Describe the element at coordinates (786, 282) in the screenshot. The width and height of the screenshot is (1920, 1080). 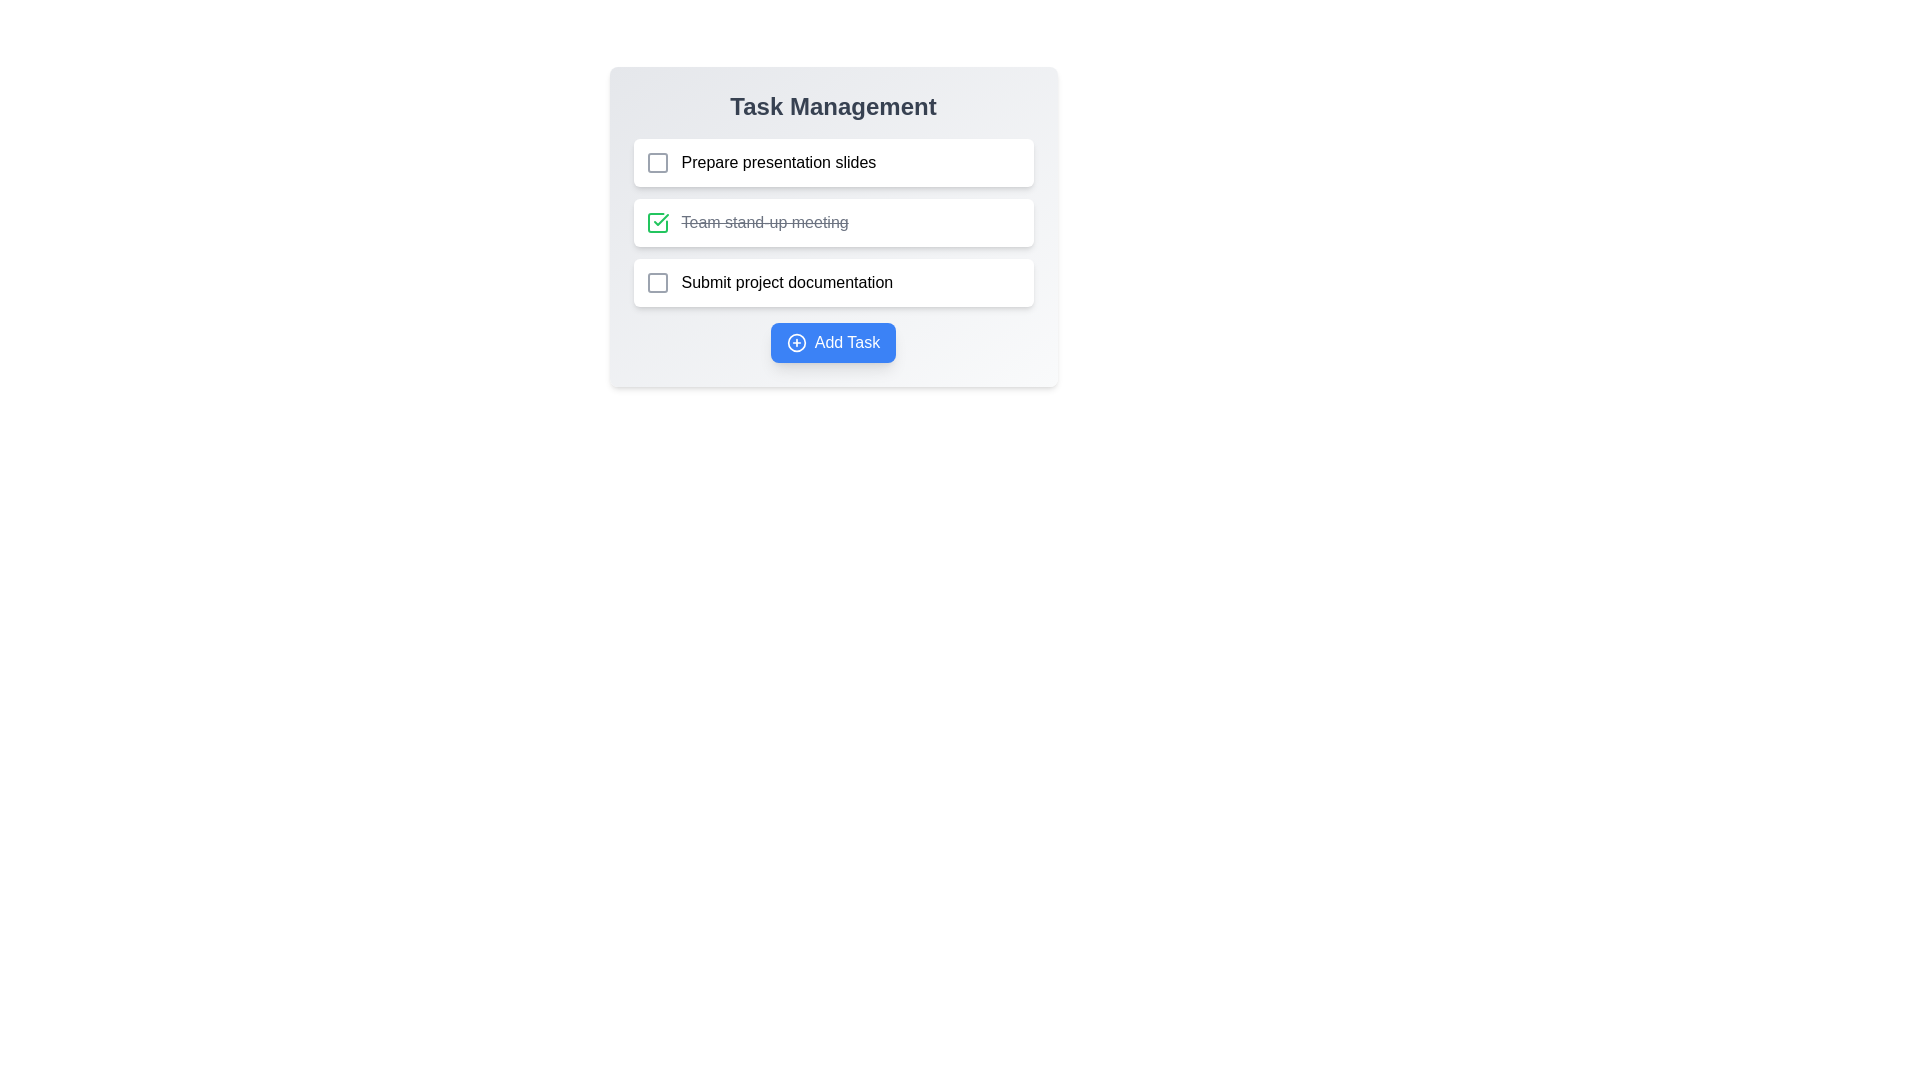
I see `the text of the task 'Submit project documentation'` at that location.